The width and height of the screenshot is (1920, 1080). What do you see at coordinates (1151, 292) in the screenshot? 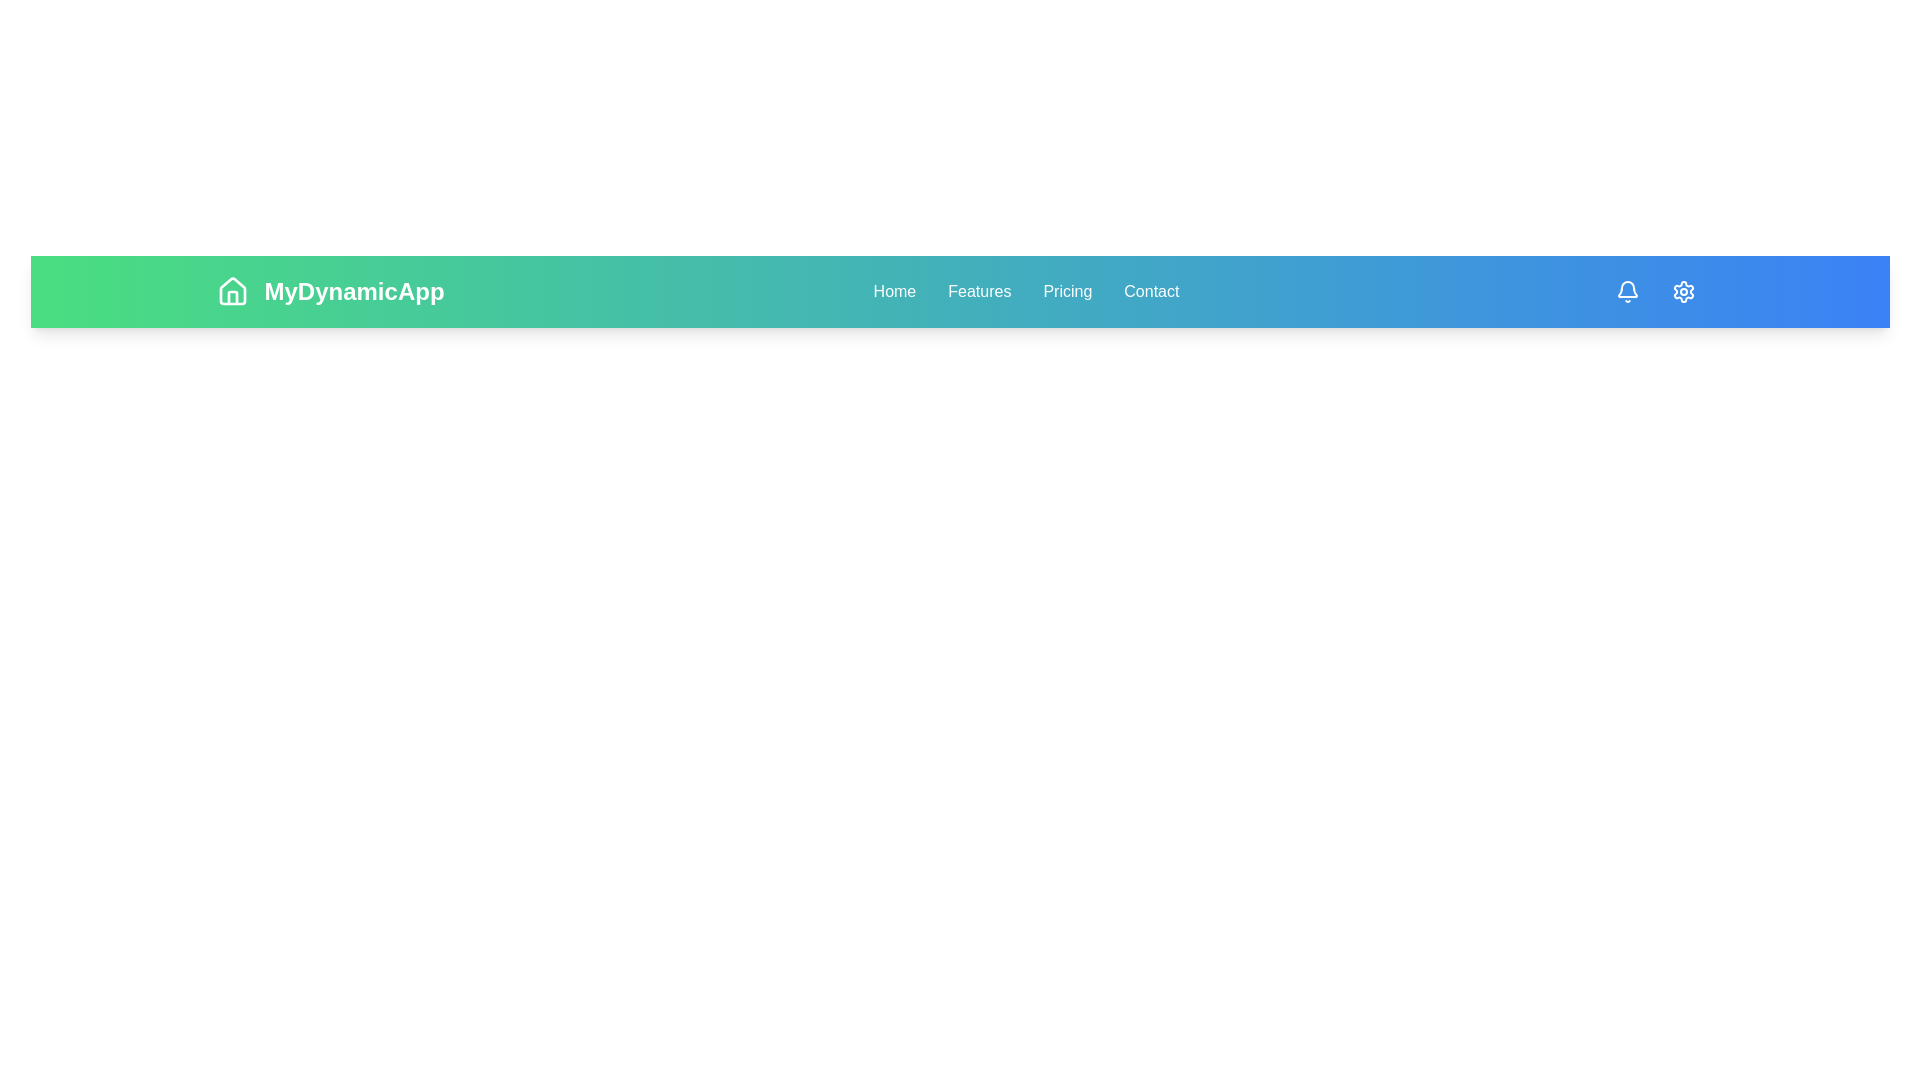
I see `the Contact navigation link to navigate to the respective section` at bounding box center [1151, 292].